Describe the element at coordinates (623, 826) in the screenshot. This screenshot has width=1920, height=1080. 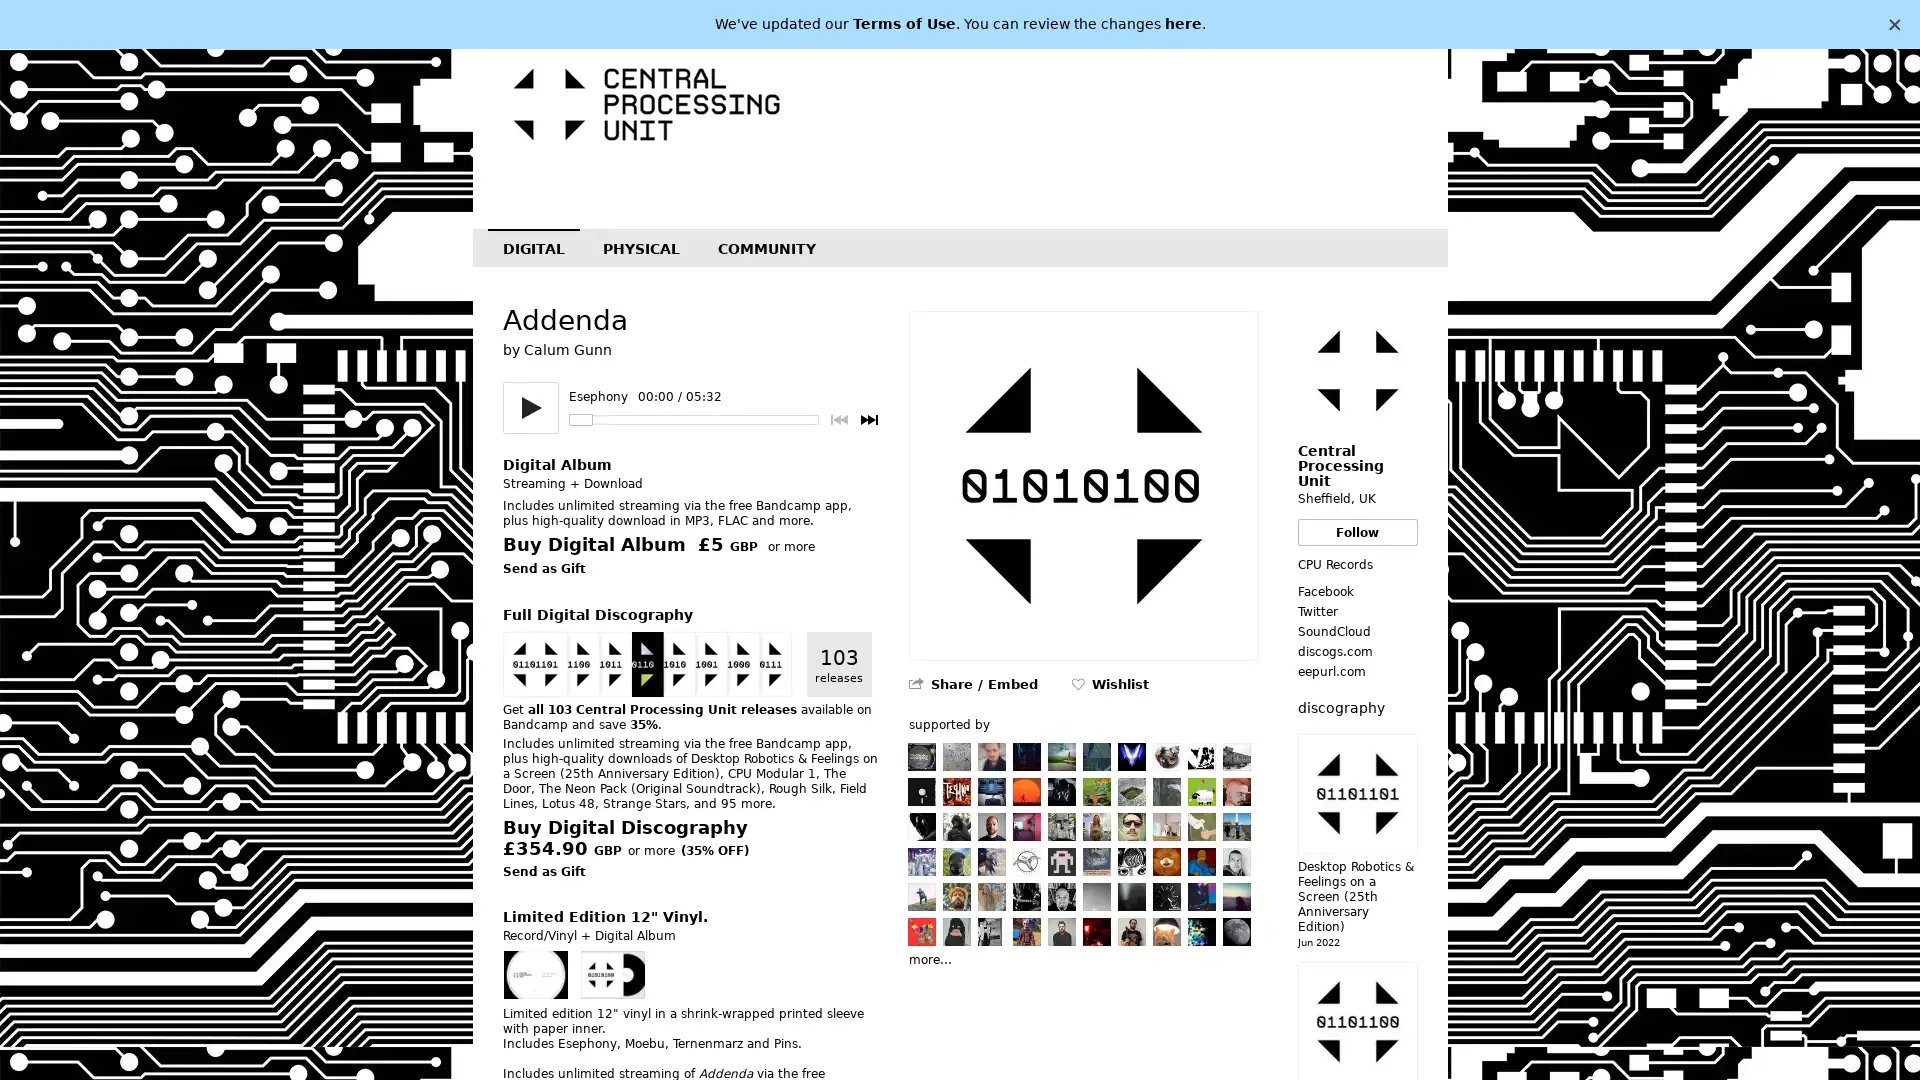
I see `Buy Digital Discography` at that location.